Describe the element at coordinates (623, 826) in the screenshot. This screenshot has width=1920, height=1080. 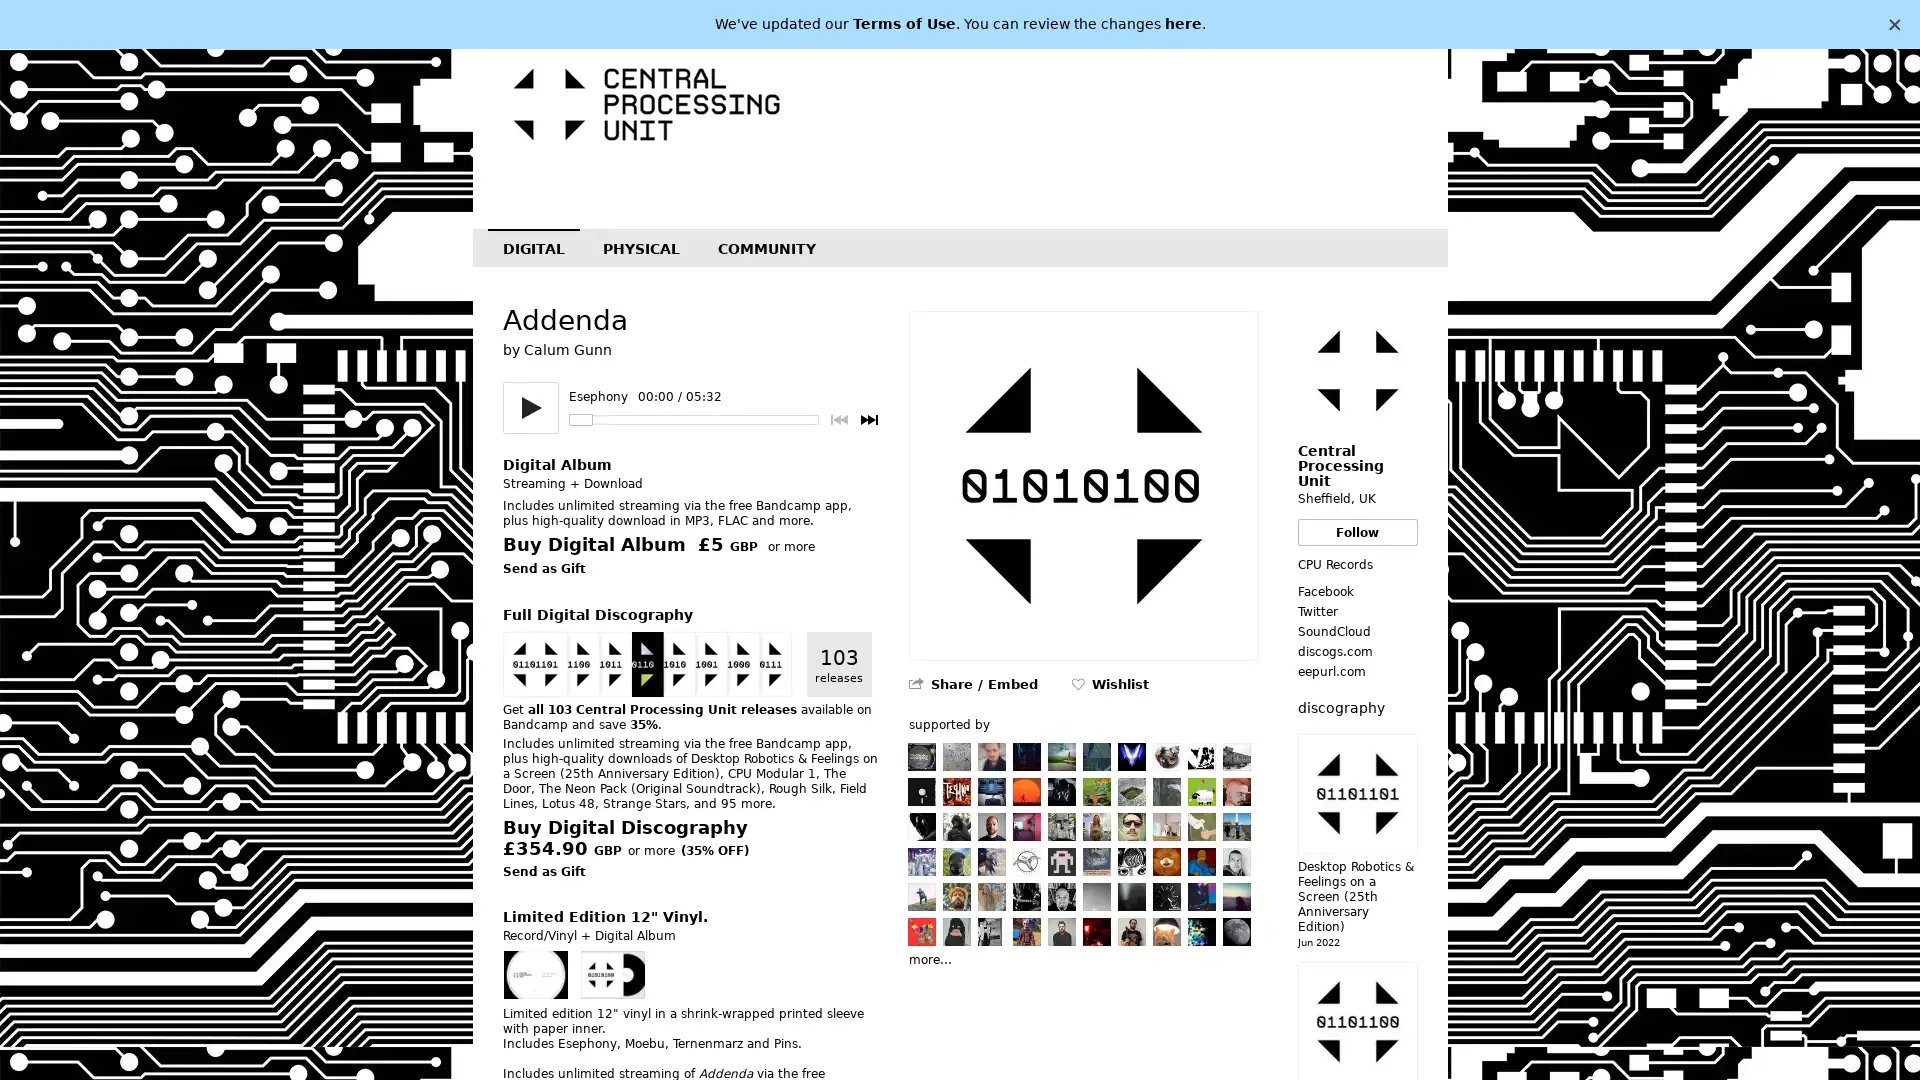
I see `Buy Digital Discography` at that location.